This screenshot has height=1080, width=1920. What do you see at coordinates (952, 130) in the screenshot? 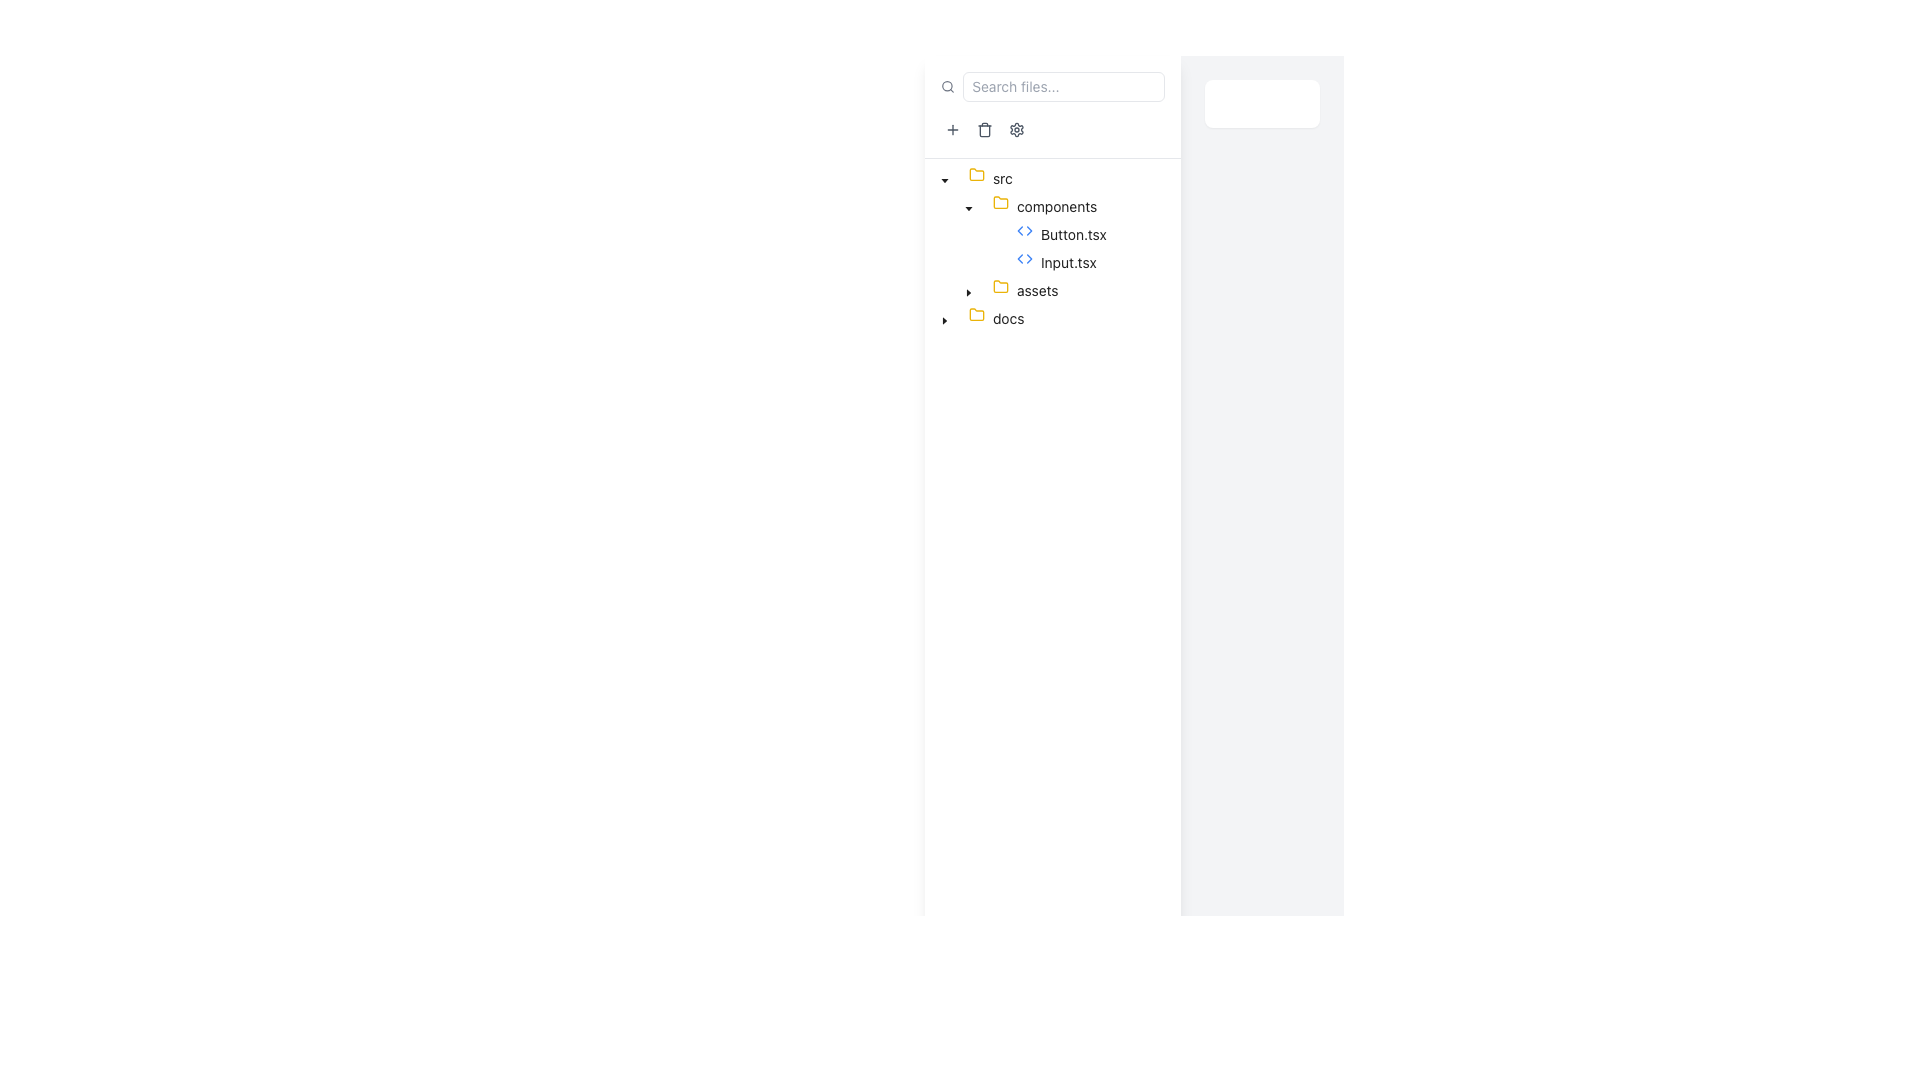
I see `the small circular button with a plus sign icon inside it, located in the top-left section of the interface` at bounding box center [952, 130].